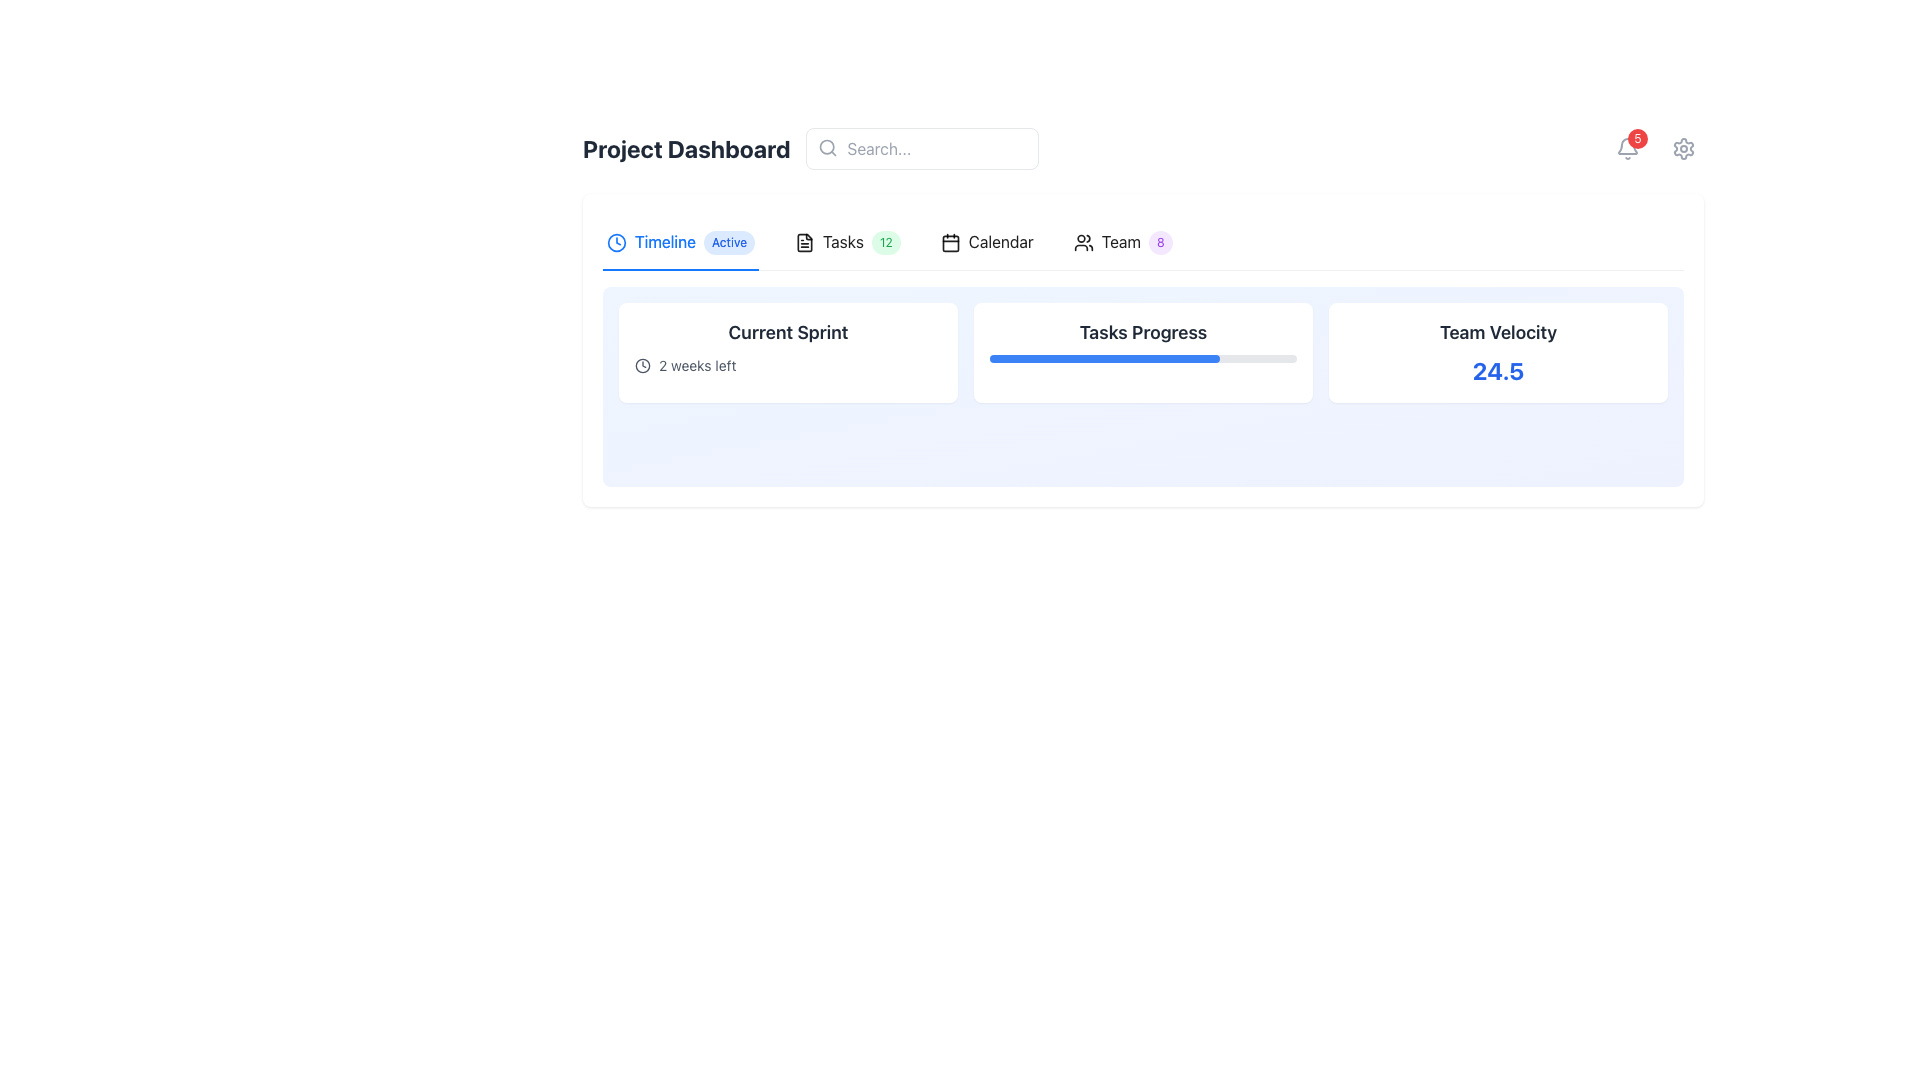 The height and width of the screenshot is (1080, 1920). What do you see at coordinates (987, 241) in the screenshot?
I see `the 'Calendar' tab in the navigation bar` at bounding box center [987, 241].